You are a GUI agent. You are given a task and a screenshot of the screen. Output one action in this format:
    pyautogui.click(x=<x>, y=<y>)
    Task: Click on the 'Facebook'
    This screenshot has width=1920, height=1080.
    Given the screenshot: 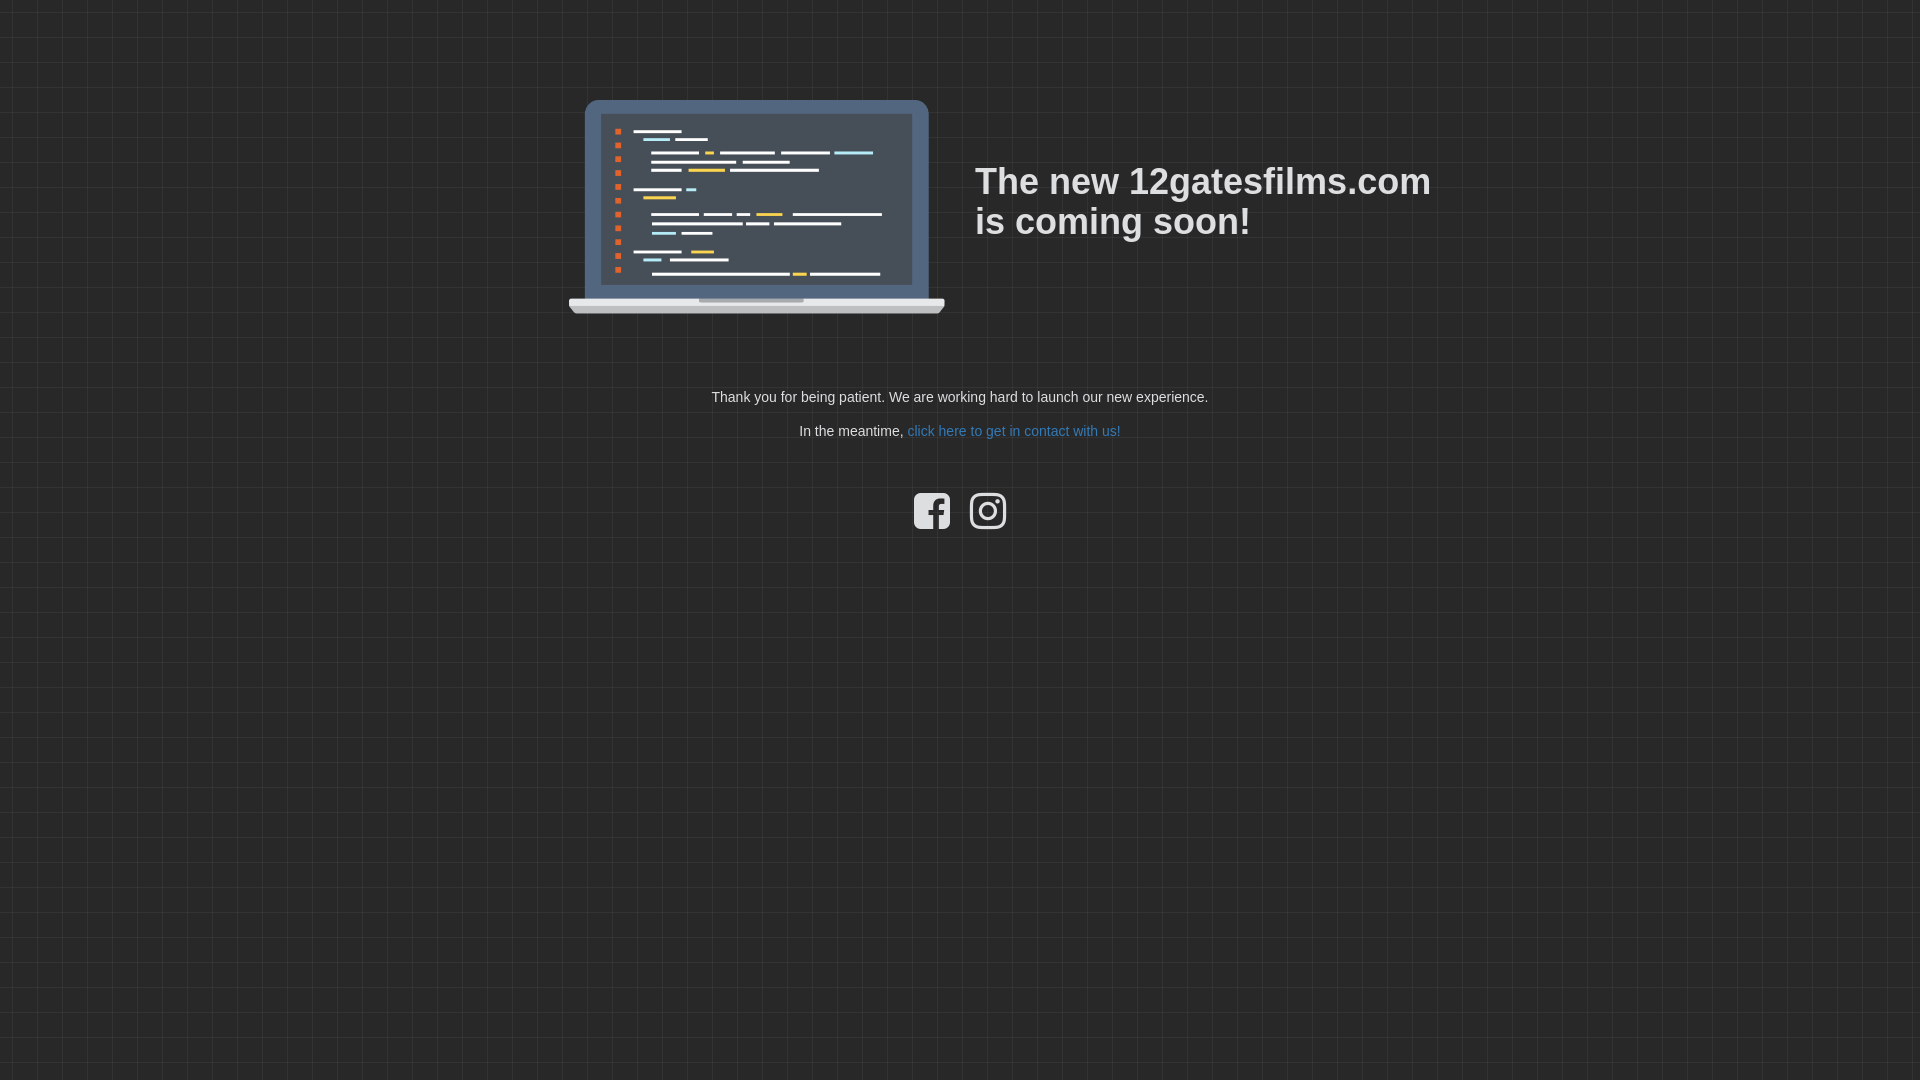 What is the action you would take?
    pyautogui.click(x=930, y=519)
    